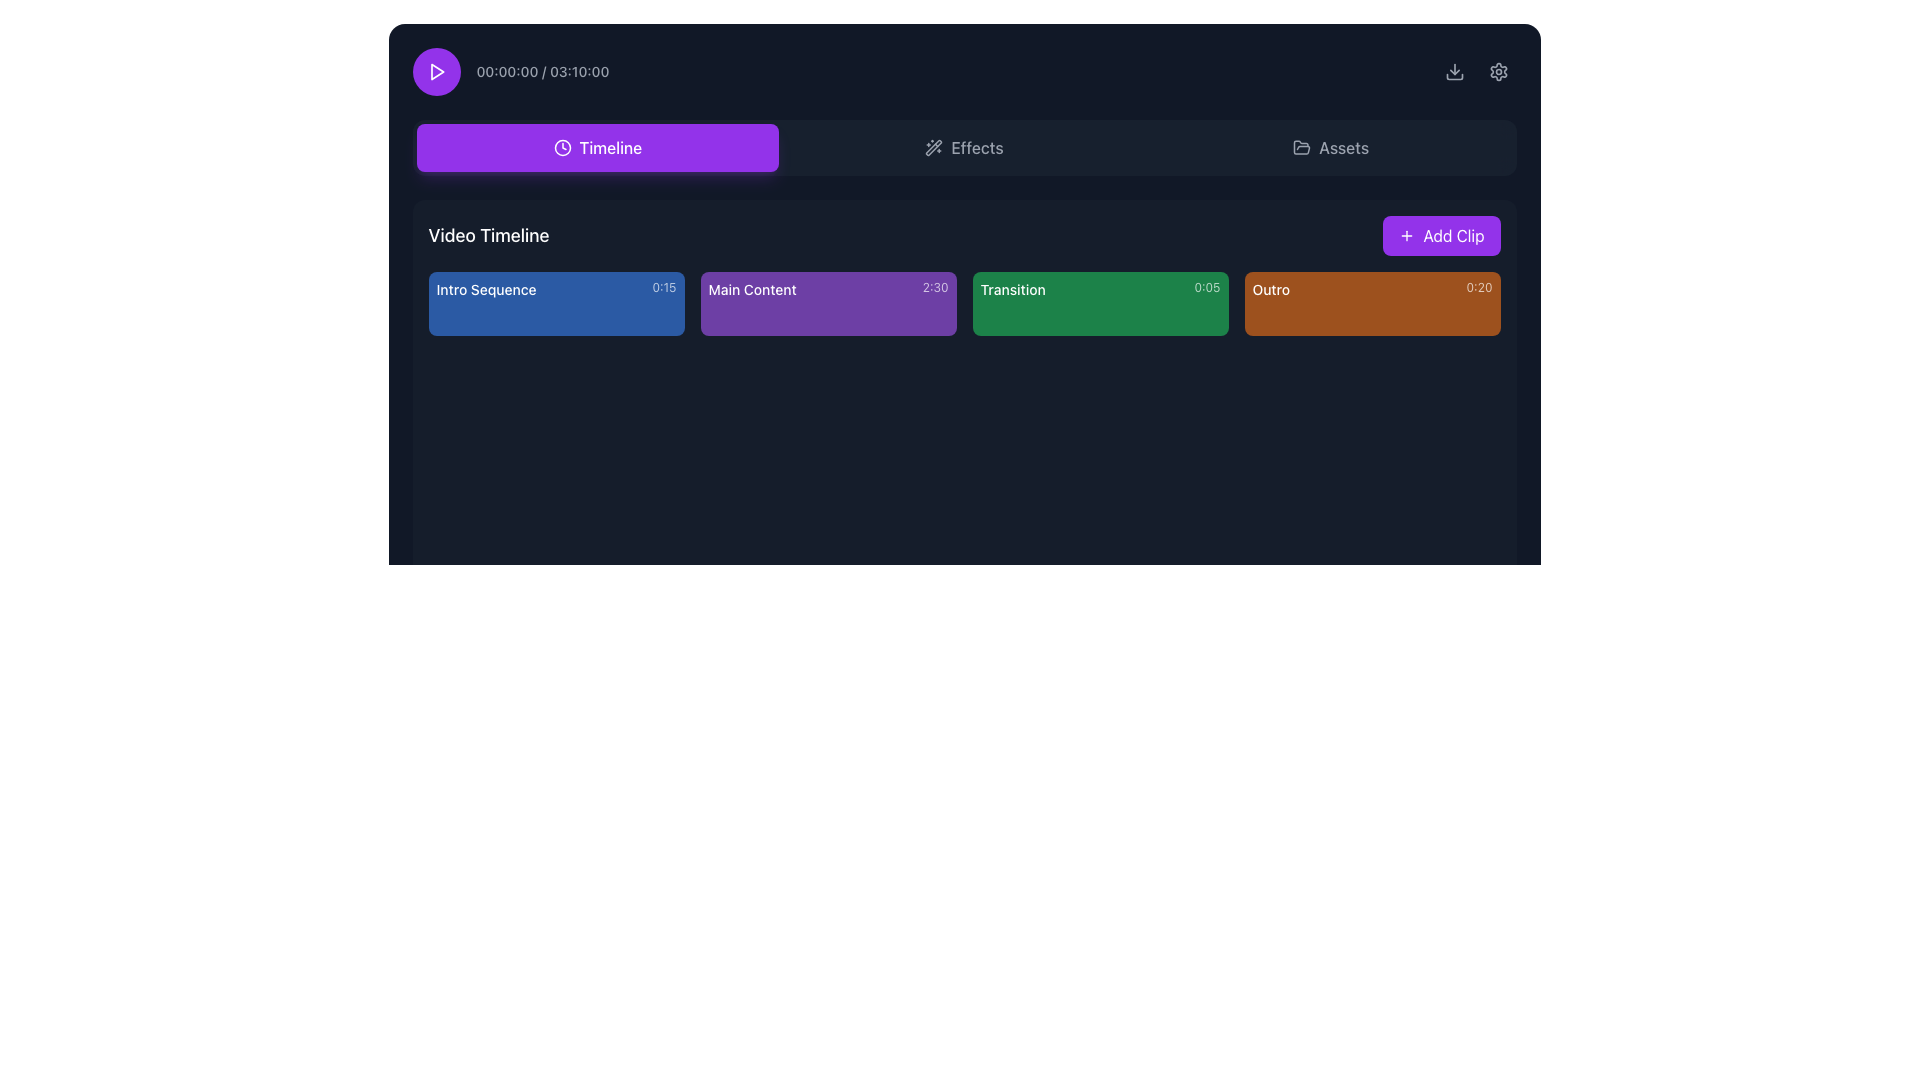 This screenshot has width=1920, height=1080. What do you see at coordinates (1344, 146) in the screenshot?
I see `the 'Assets' label, which is a text label displayed in white on a dark background, located in the top central navigation bar to the right of a folder icon` at bounding box center [1344, 146].